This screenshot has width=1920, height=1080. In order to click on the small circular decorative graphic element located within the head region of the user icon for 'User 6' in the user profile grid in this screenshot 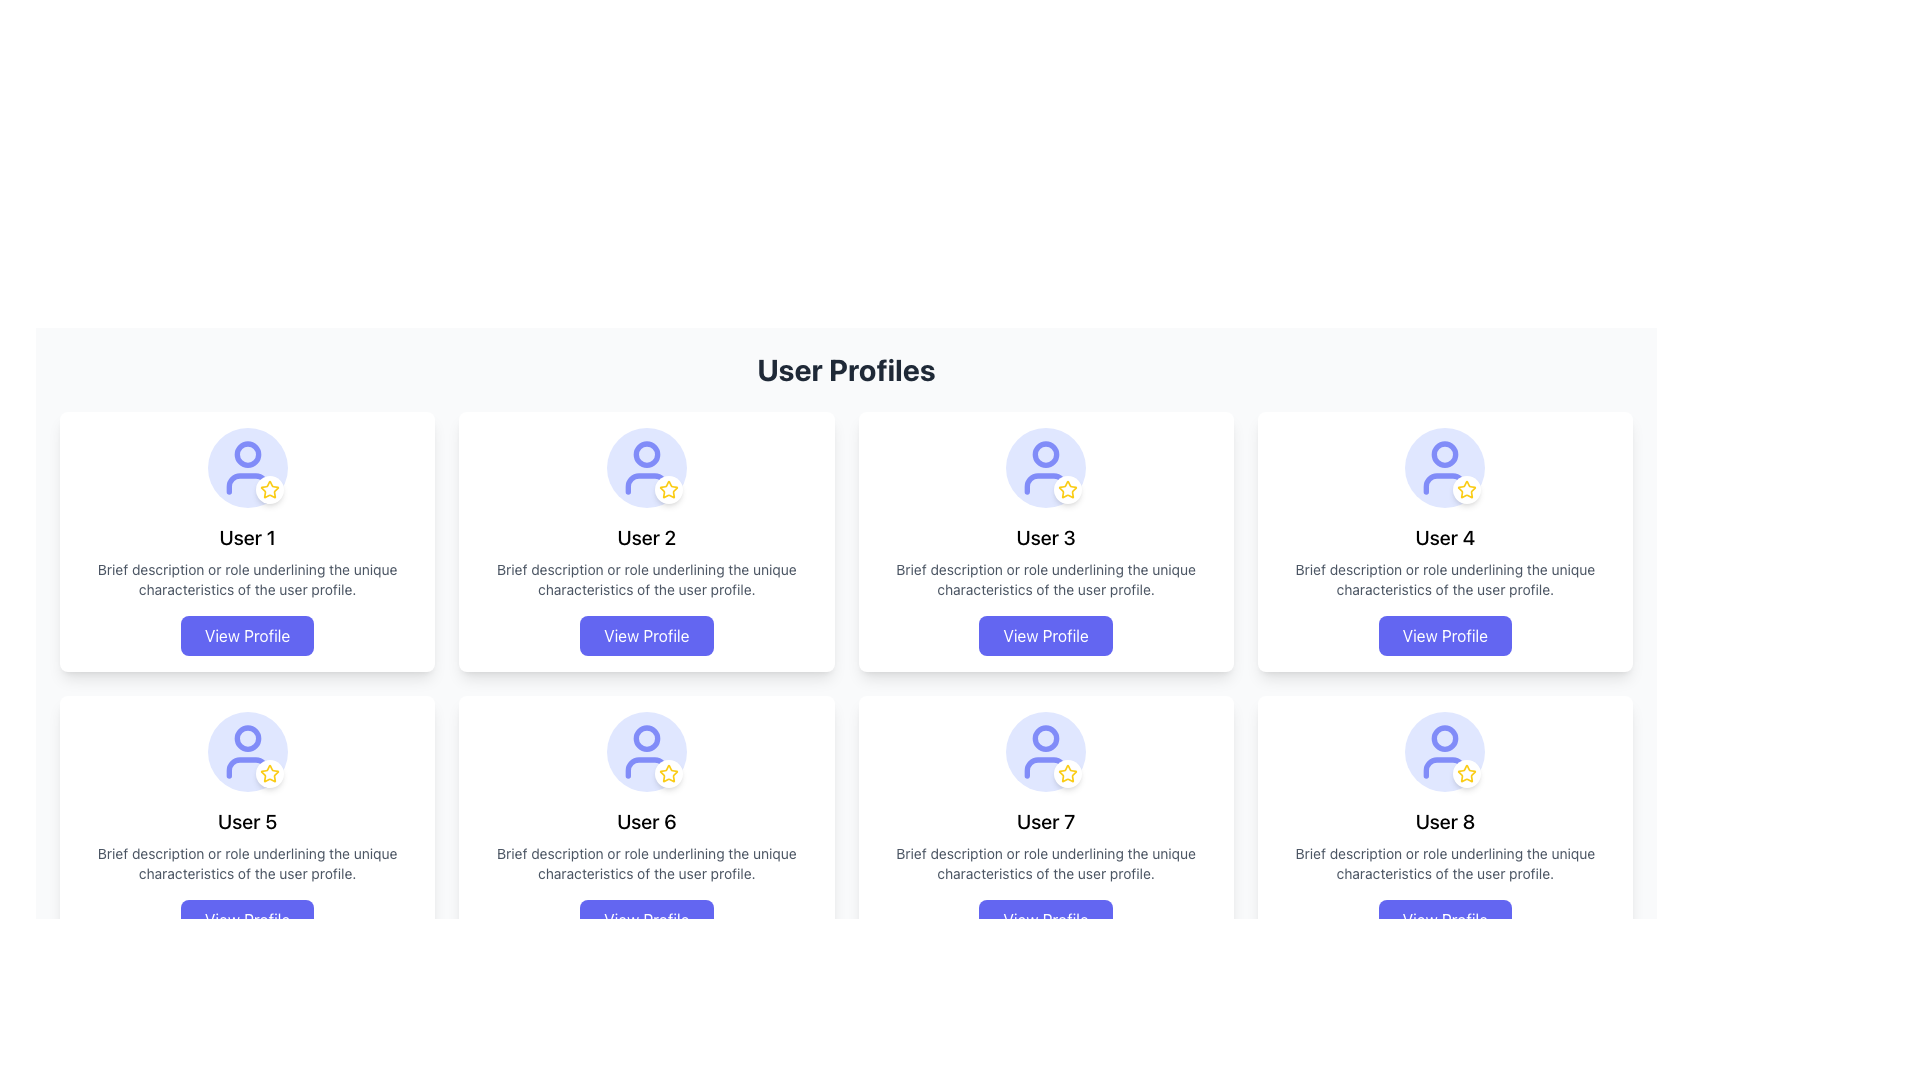, I will do `click(646, 738)`.